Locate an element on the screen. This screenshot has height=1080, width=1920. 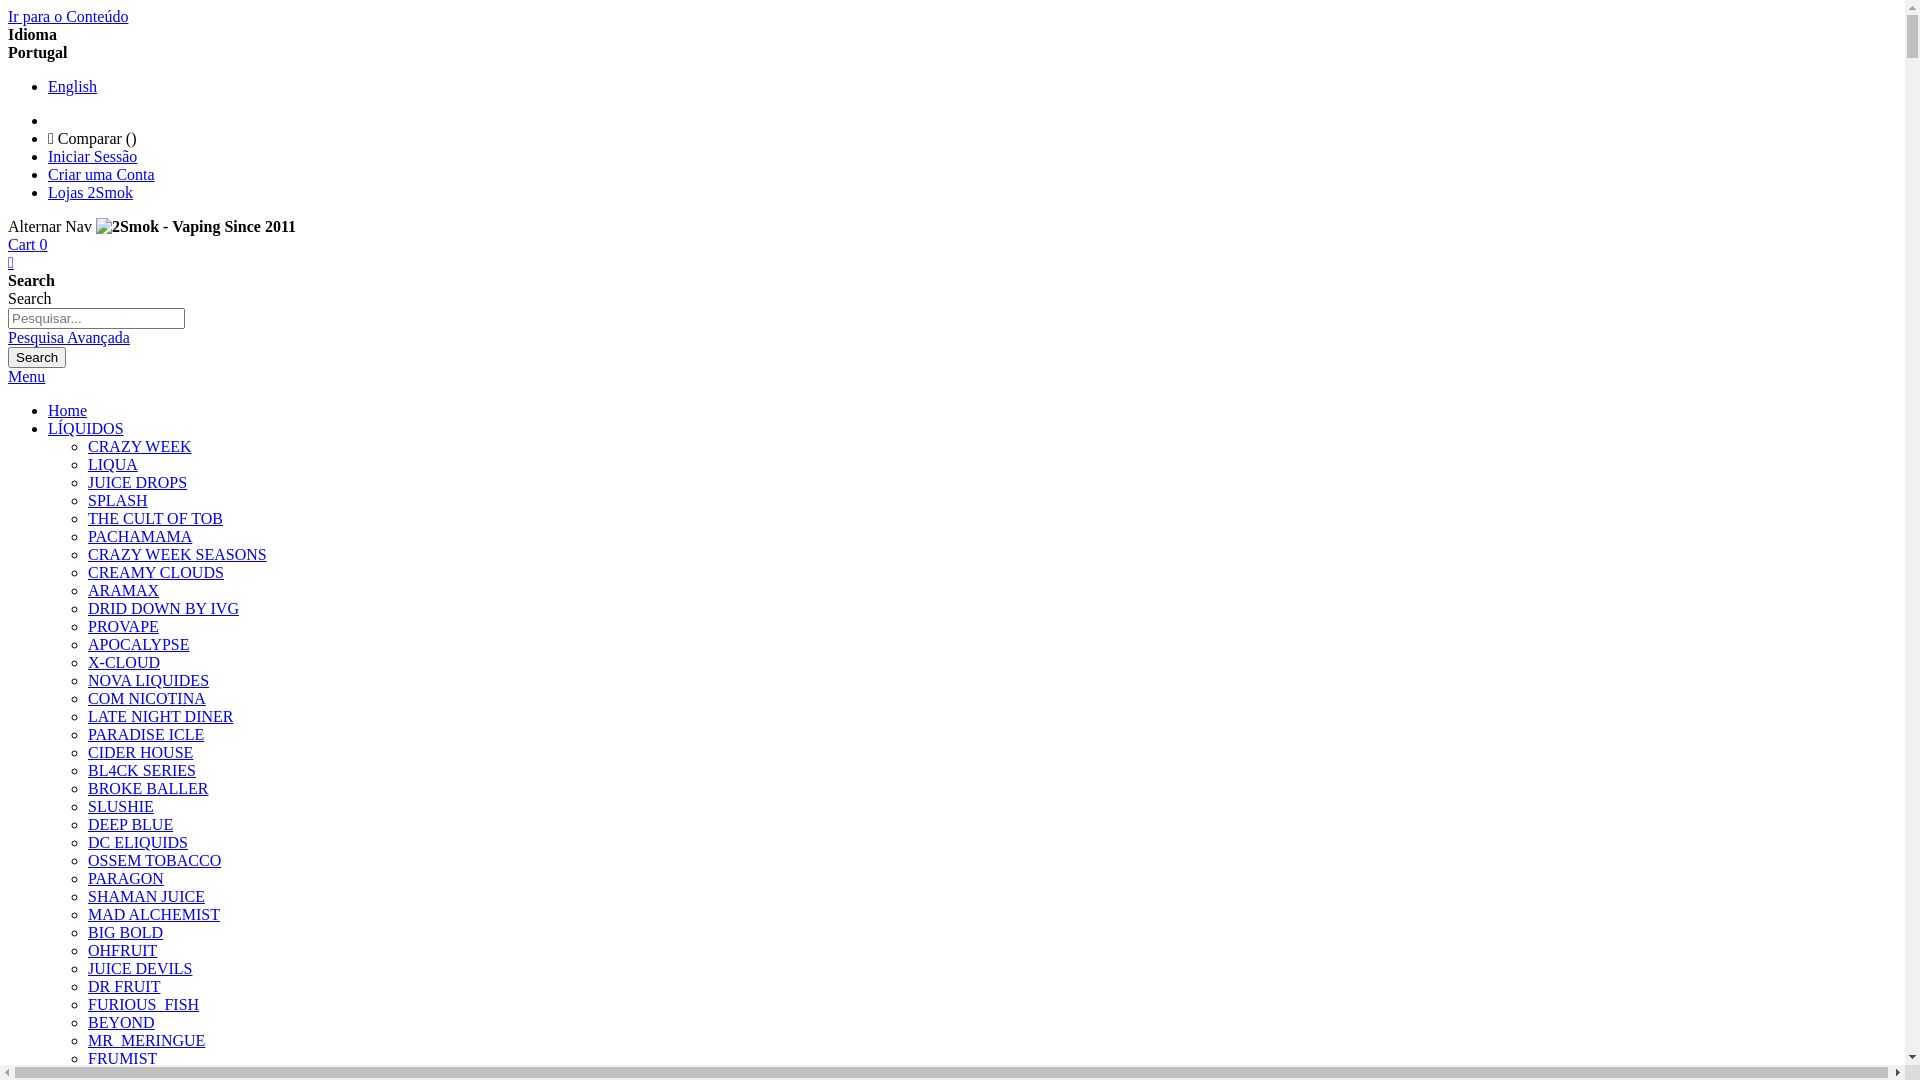
'X-CLOUD' is located at coordinates (86, 662).